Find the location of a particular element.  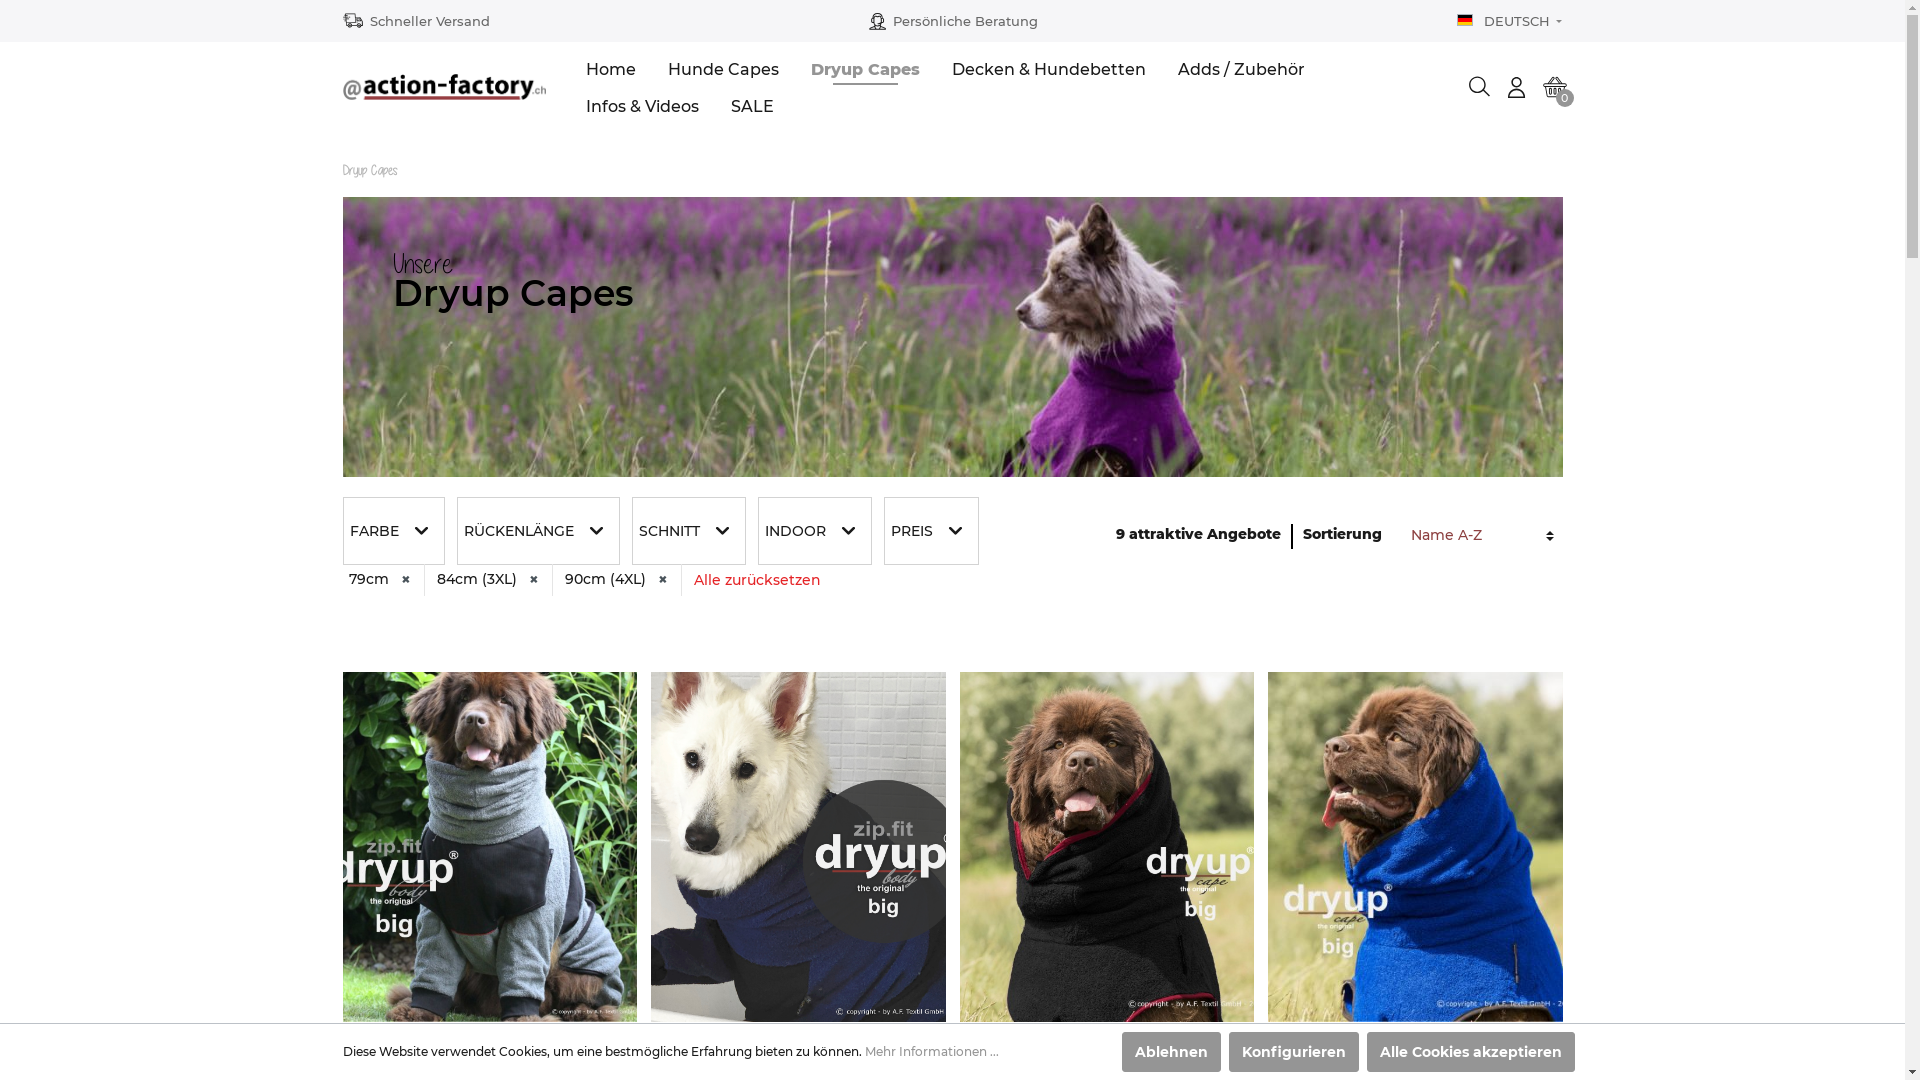

'Alle Cookies akzeptieren' is located at coordinates (1469, 1051).